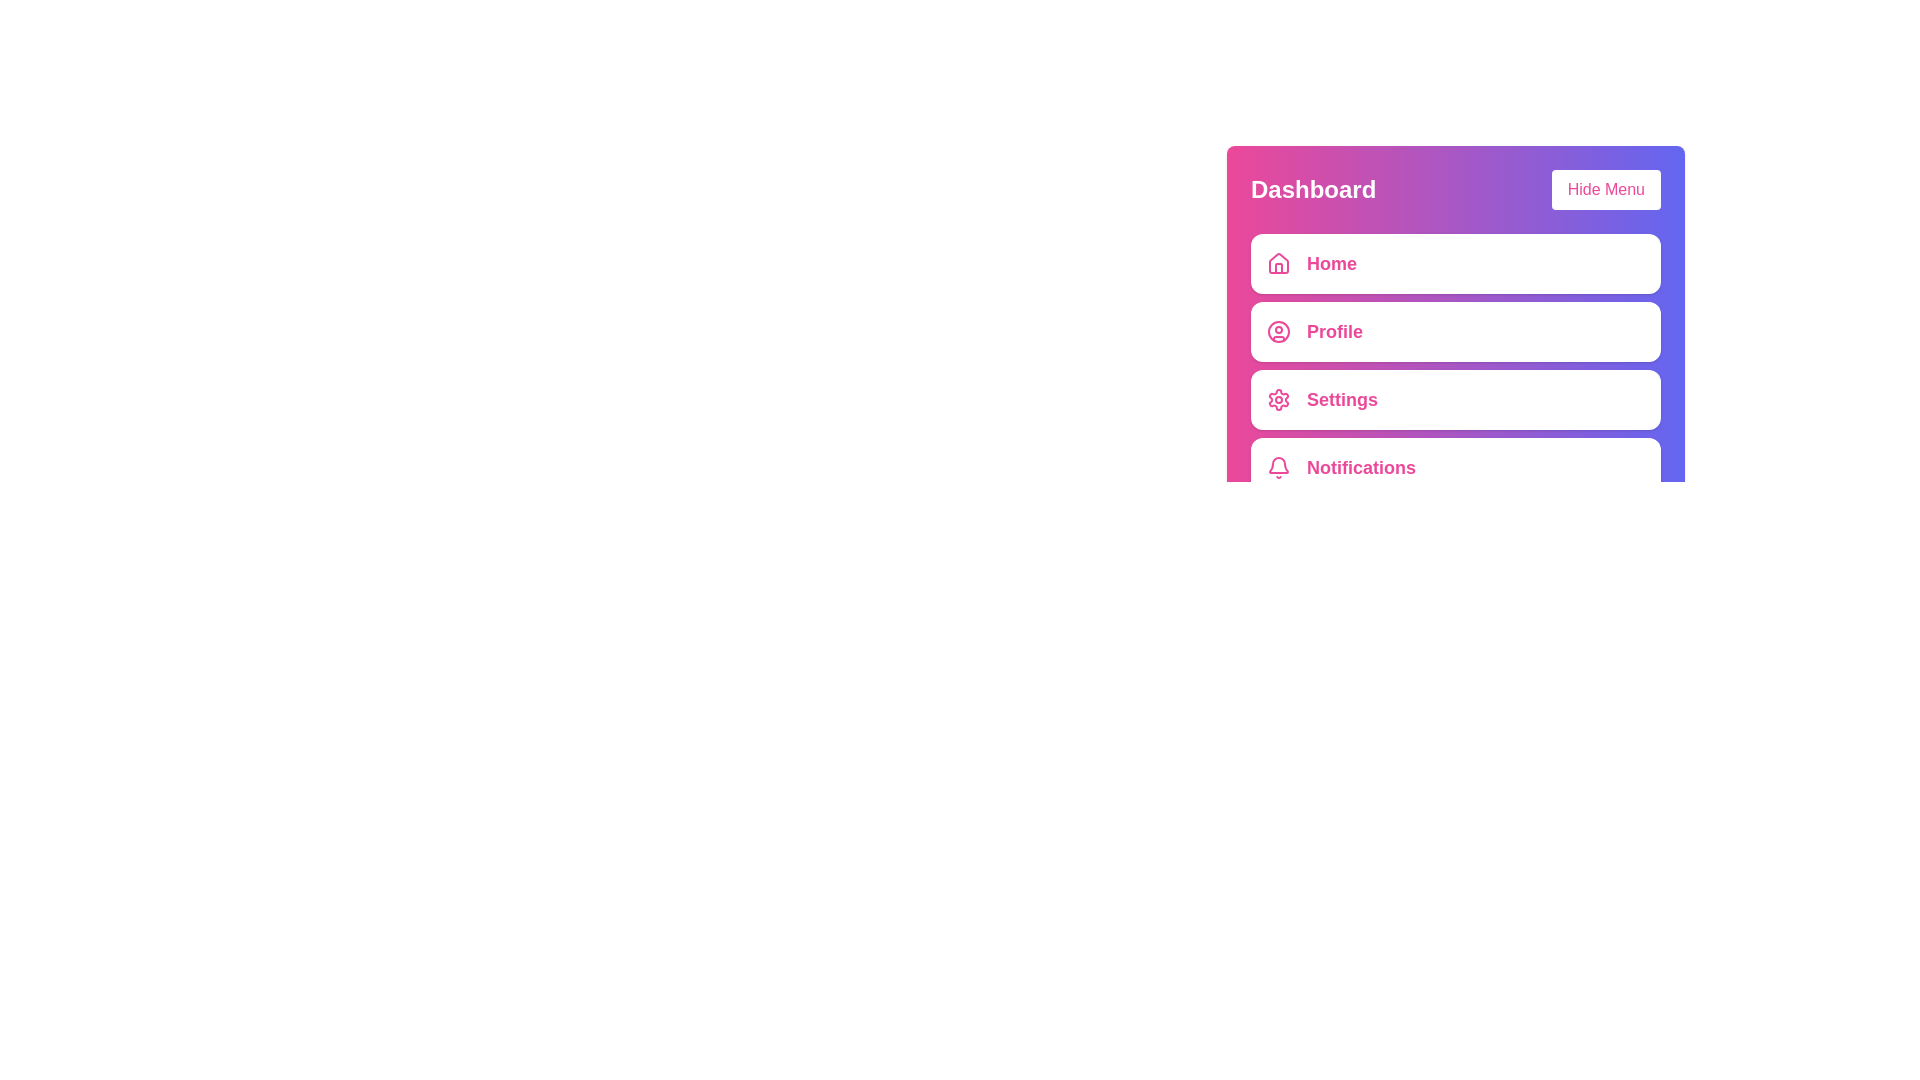  Describe the element at coordinates (1455, 330) in the screenshot. I see `the menu item labeled Profile` at that location.